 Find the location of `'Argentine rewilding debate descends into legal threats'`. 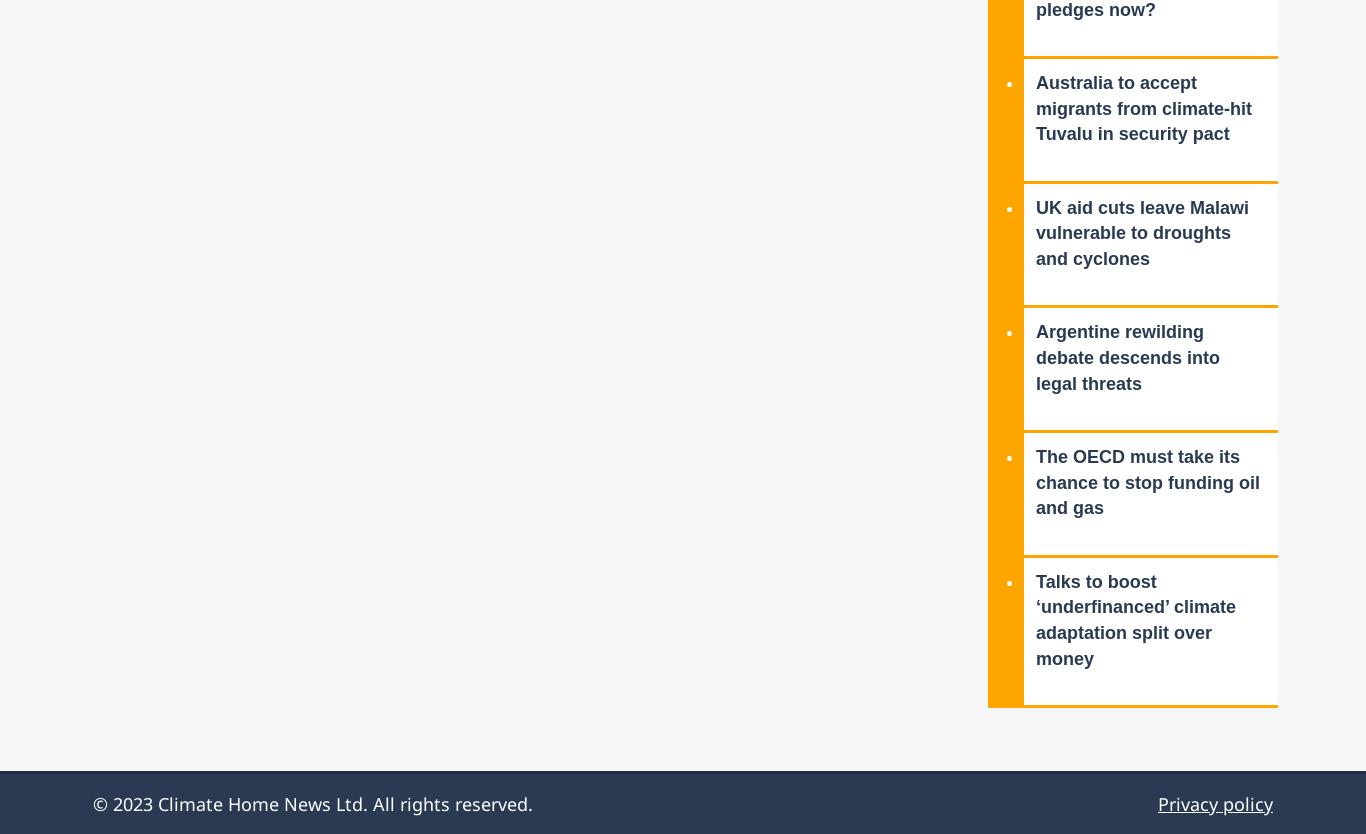

'Argentine rewilding debate descends into legal threats' is located at coordinates (1127, 356).